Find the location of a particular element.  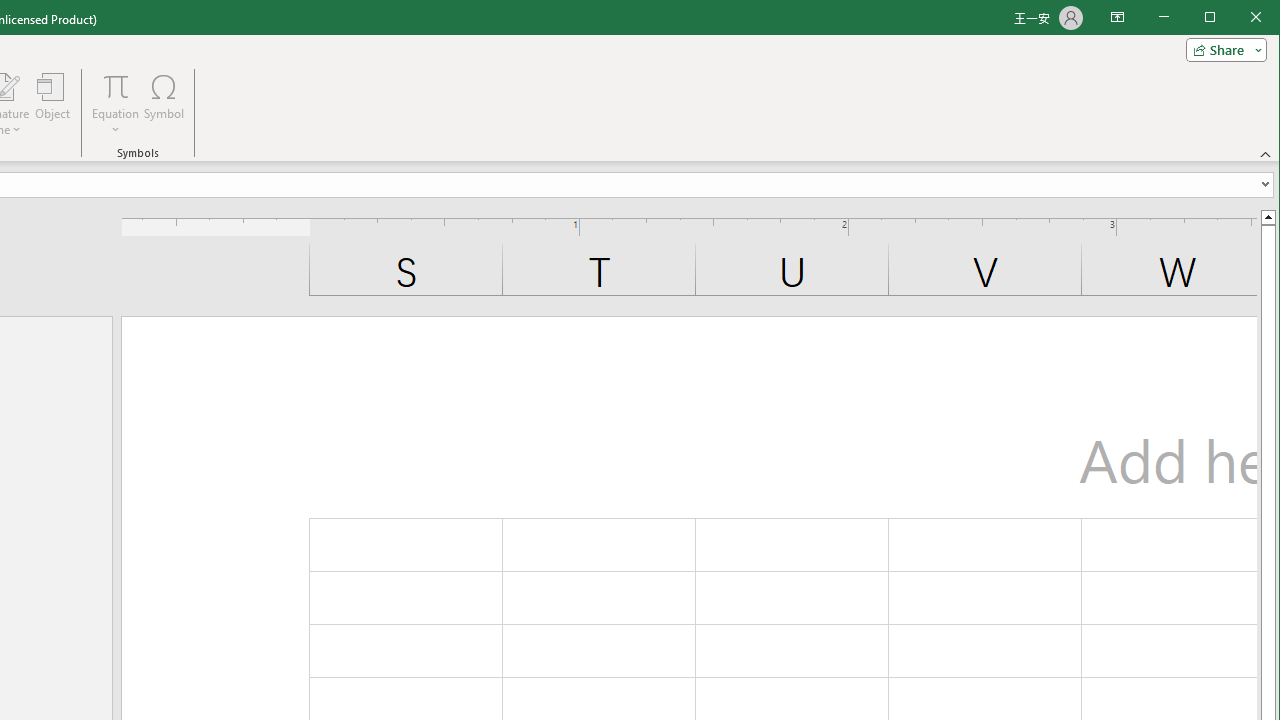

'Share' is located at coordinates (1221, 49).